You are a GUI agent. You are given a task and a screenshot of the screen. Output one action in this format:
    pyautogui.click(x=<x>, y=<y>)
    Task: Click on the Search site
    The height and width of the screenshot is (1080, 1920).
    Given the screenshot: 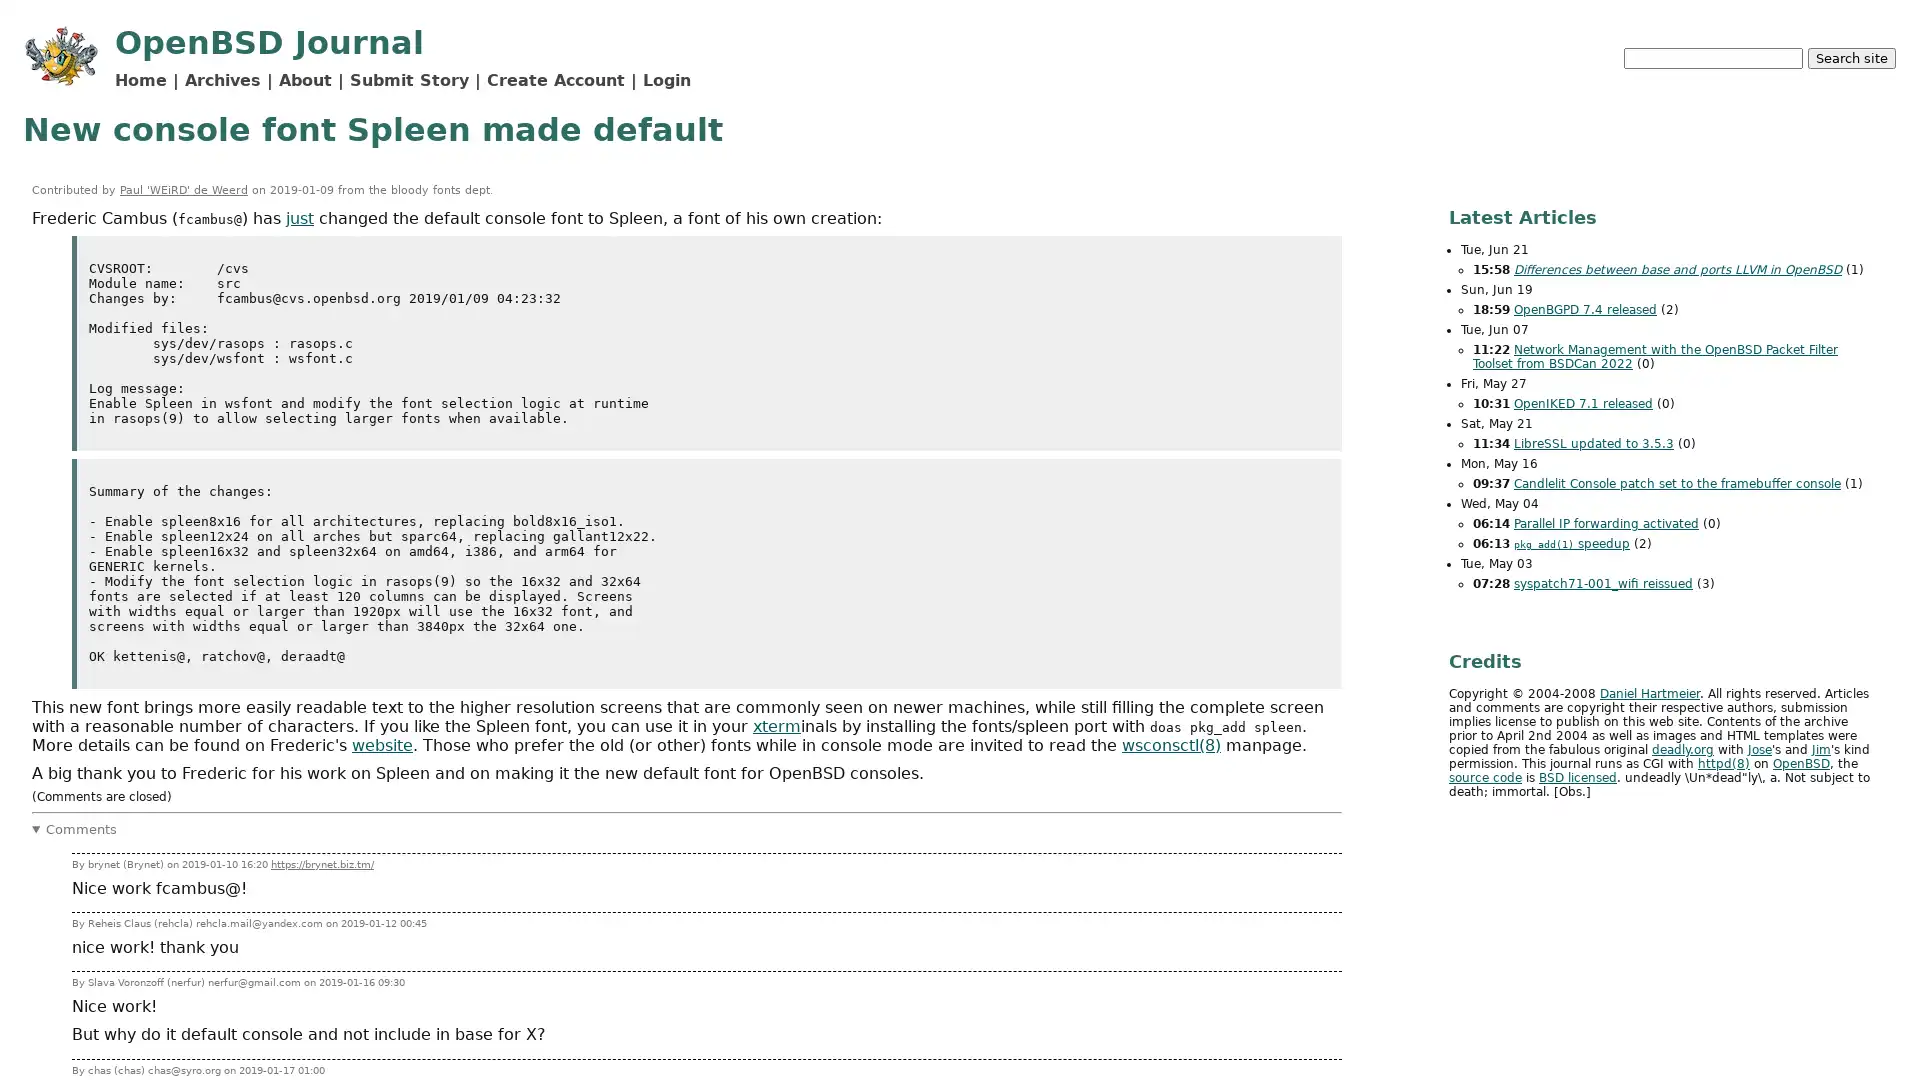 What is the action you would take?
    pyautogui.click(x=1851, y=57)
    